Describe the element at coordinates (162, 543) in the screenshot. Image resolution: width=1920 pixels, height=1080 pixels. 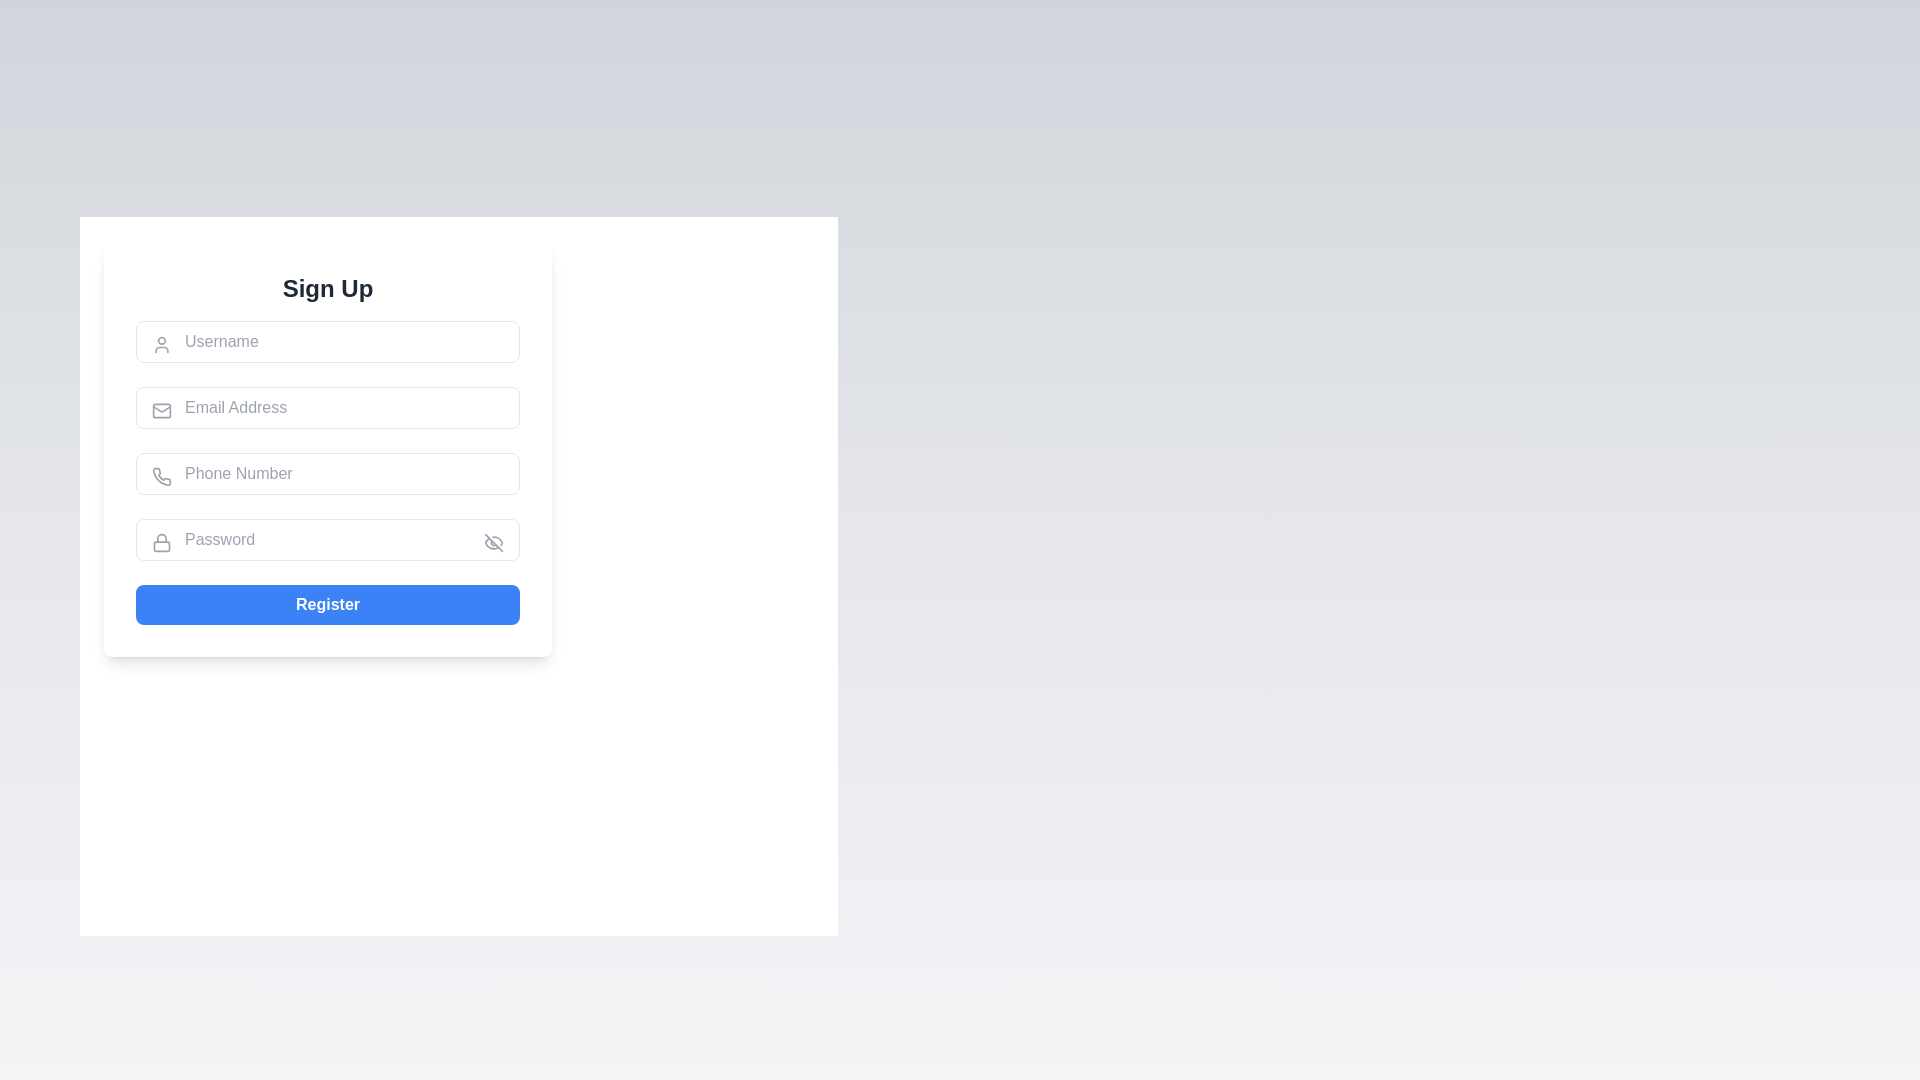
I see `the small grey lock icon with rounded edges inside the 'Password' input field, which is positioned towards the left of the text entry area` at that location.